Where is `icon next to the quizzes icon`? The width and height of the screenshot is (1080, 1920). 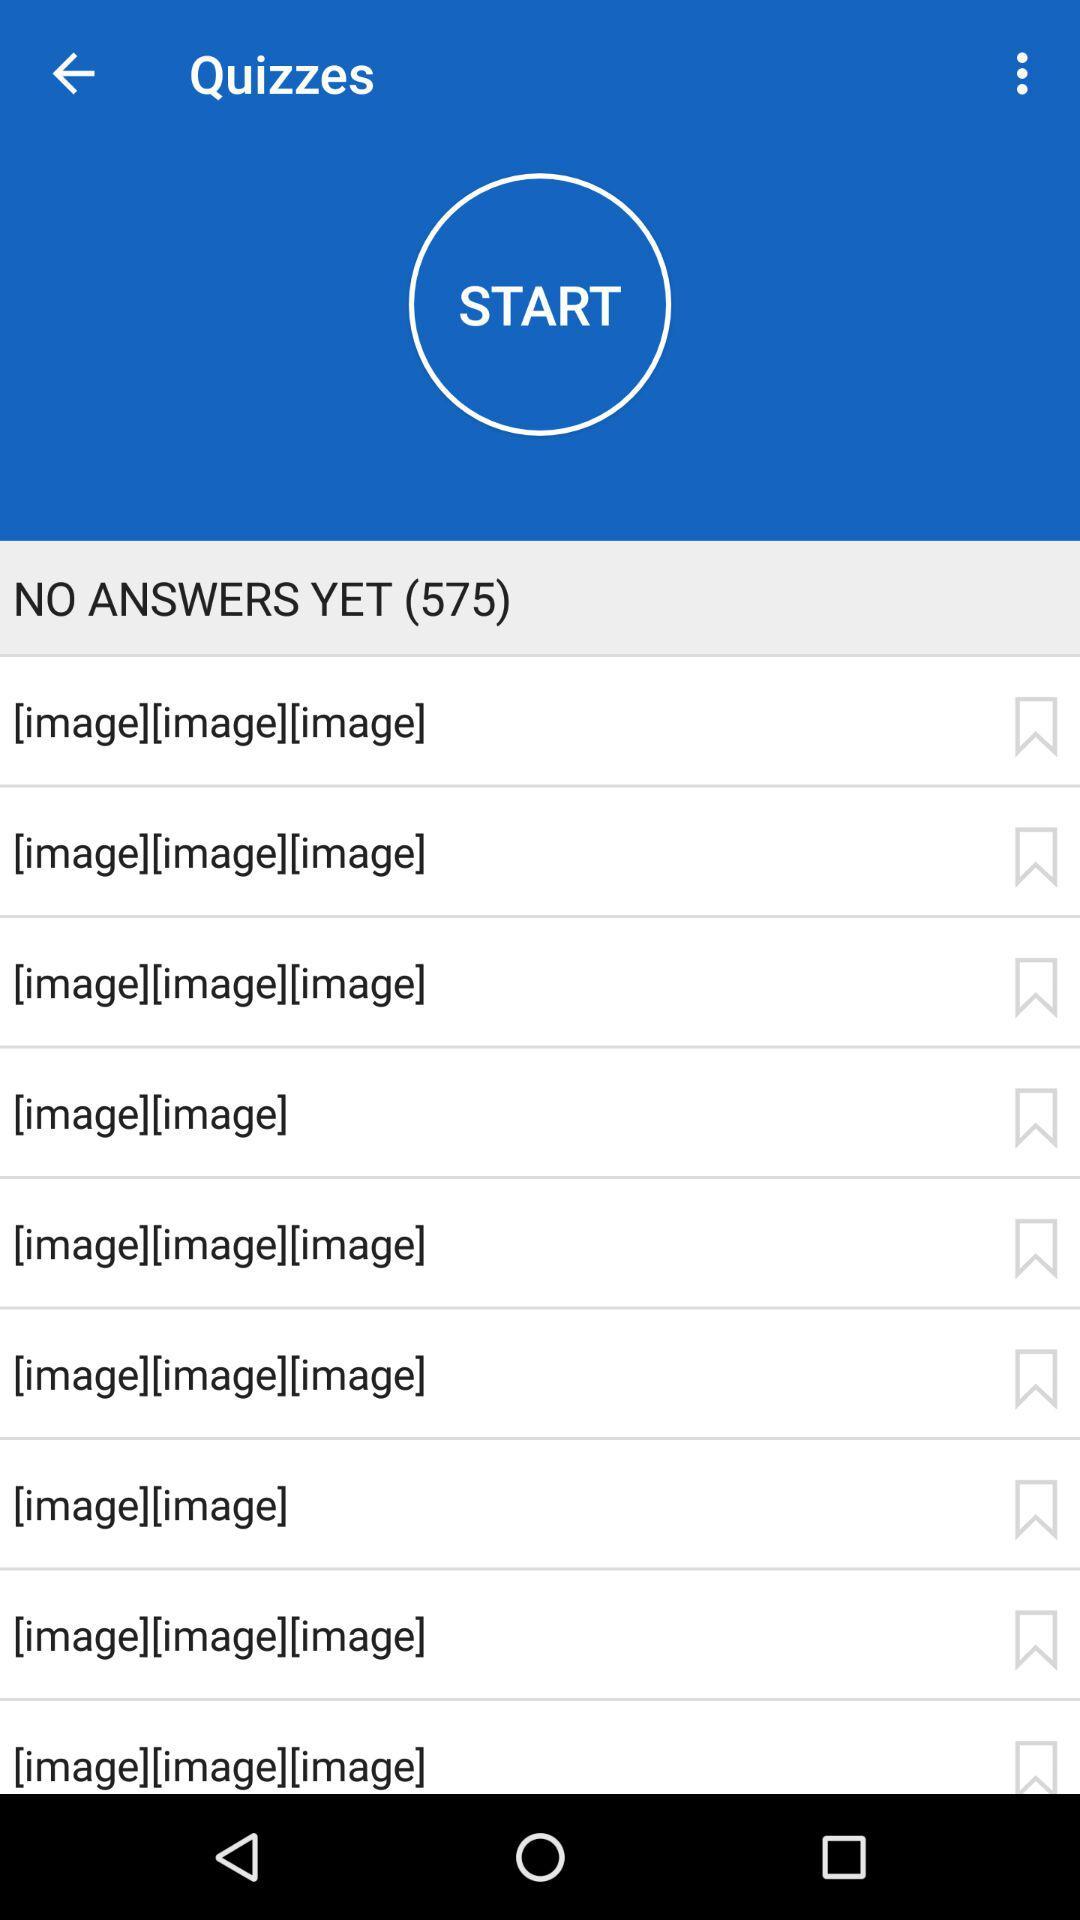 icon next to the quizzes icon is located at coordinates (1027, 73).